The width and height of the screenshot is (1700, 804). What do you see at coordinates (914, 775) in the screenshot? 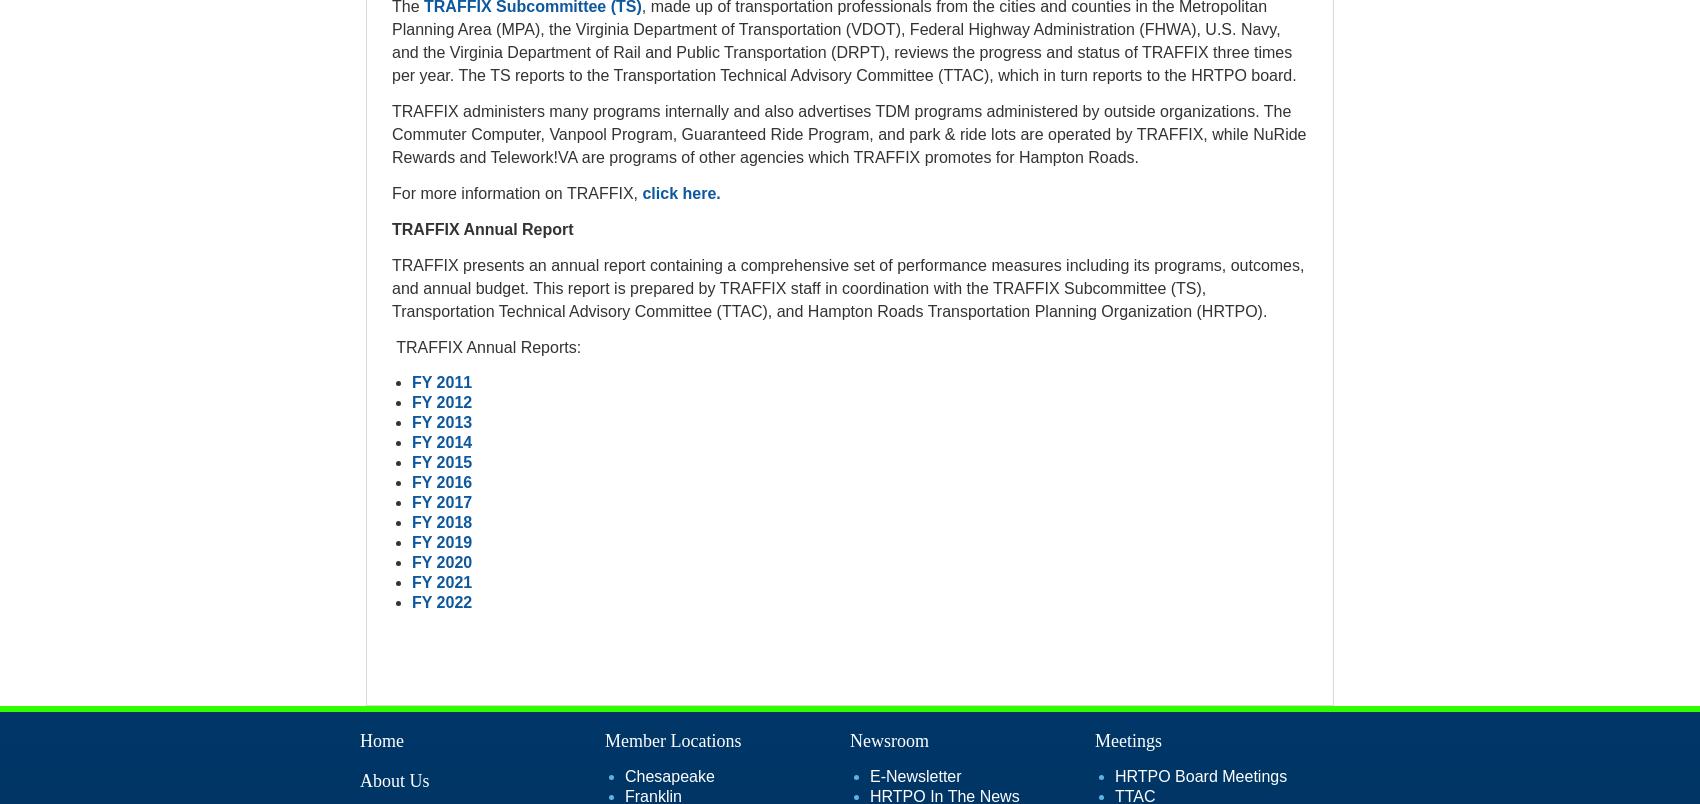
I see `'E-Newsletter'` at bounding box center [914, 775].